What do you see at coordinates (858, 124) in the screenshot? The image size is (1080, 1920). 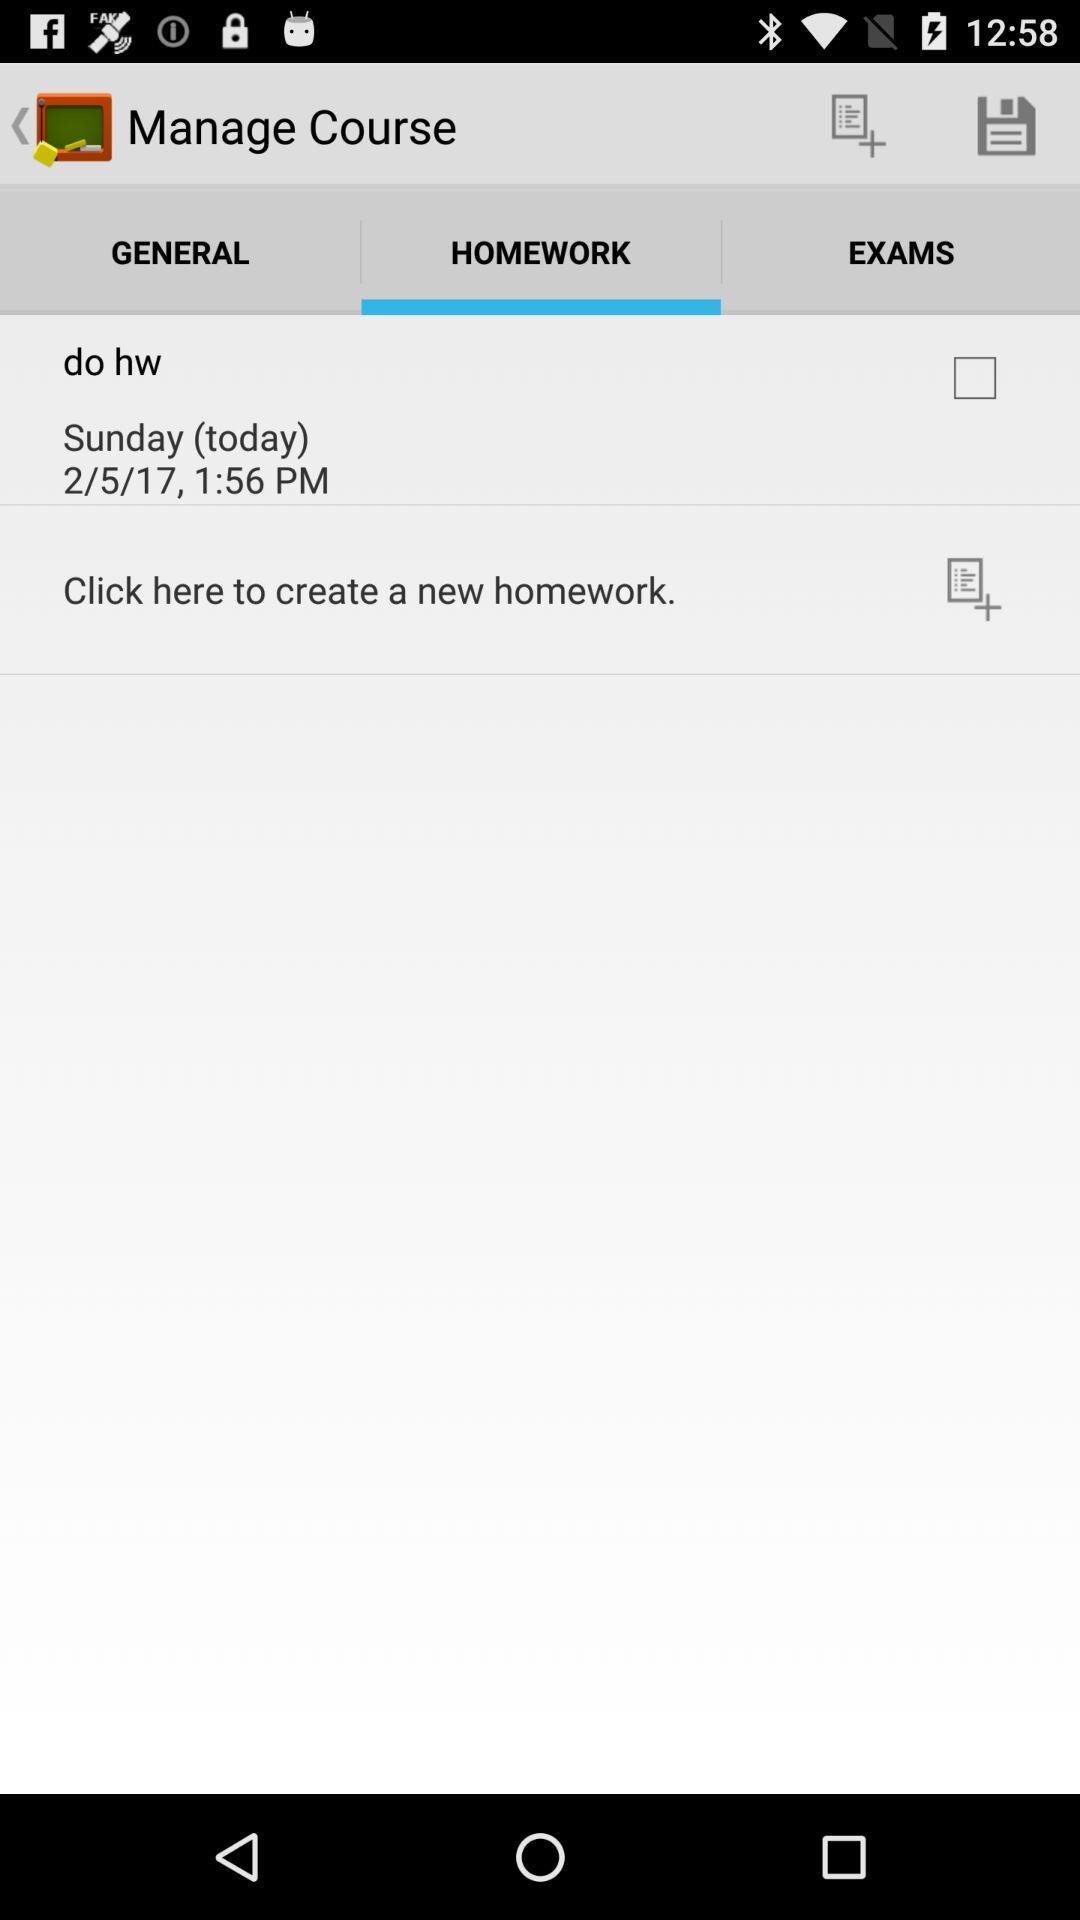 I see `the icon to the right of the manage course icon` at bounding box center [858, 124].